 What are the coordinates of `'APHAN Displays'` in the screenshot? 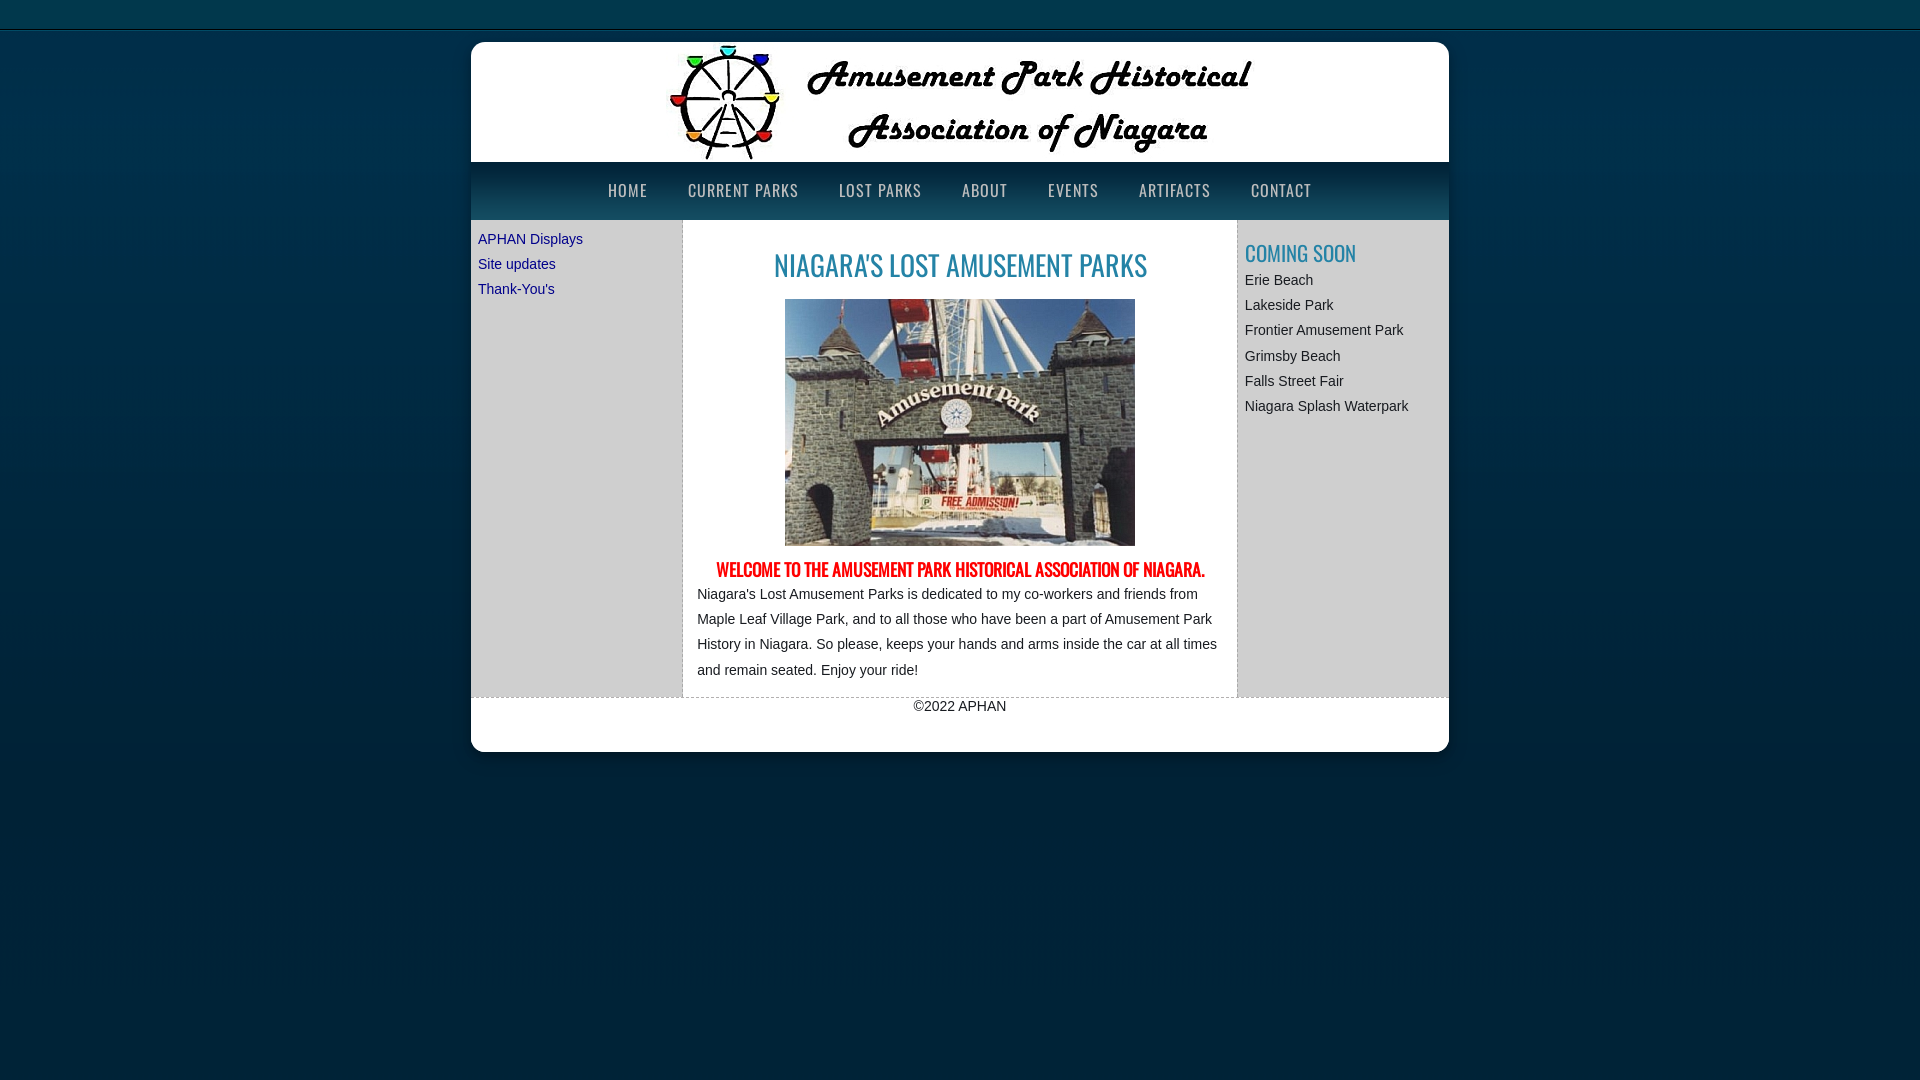 It's located at (530, 238).